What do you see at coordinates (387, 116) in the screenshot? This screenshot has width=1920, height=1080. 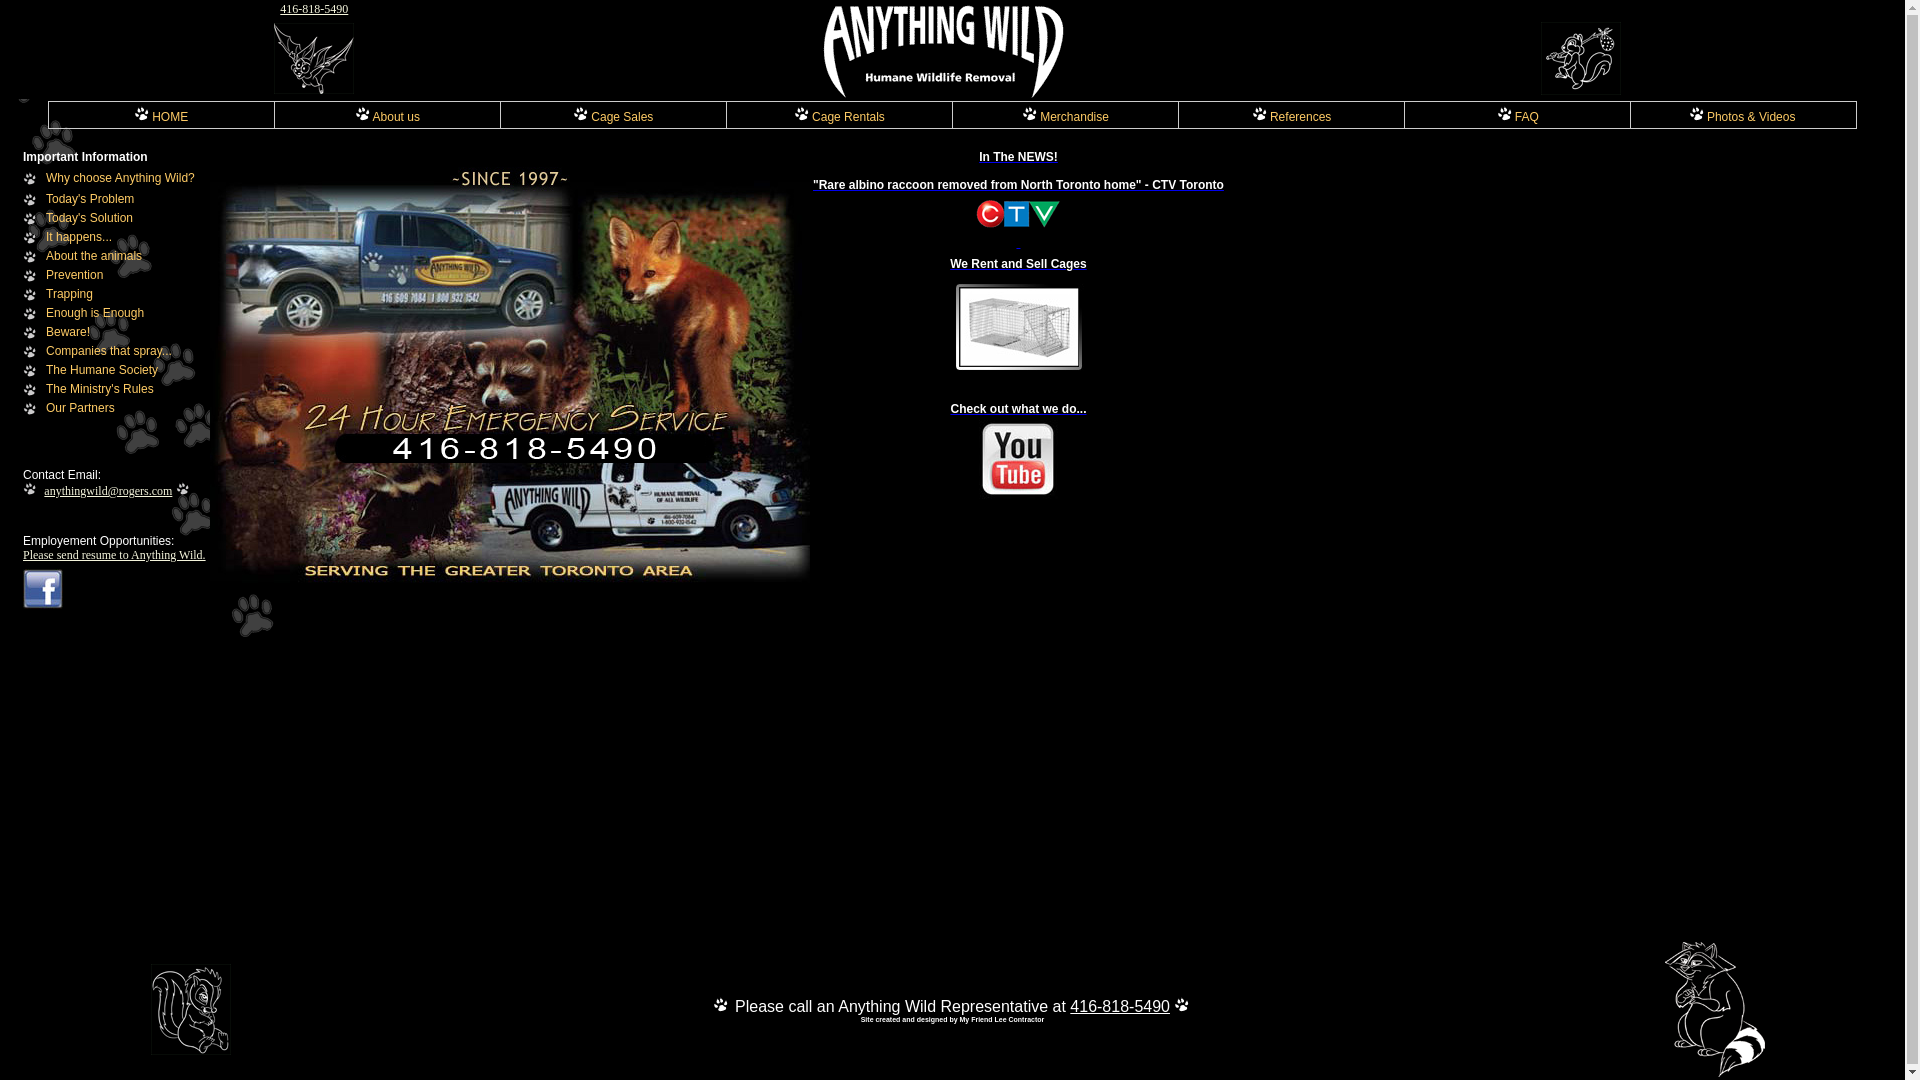 I see `'About us'` at bounding box center [387, 116].